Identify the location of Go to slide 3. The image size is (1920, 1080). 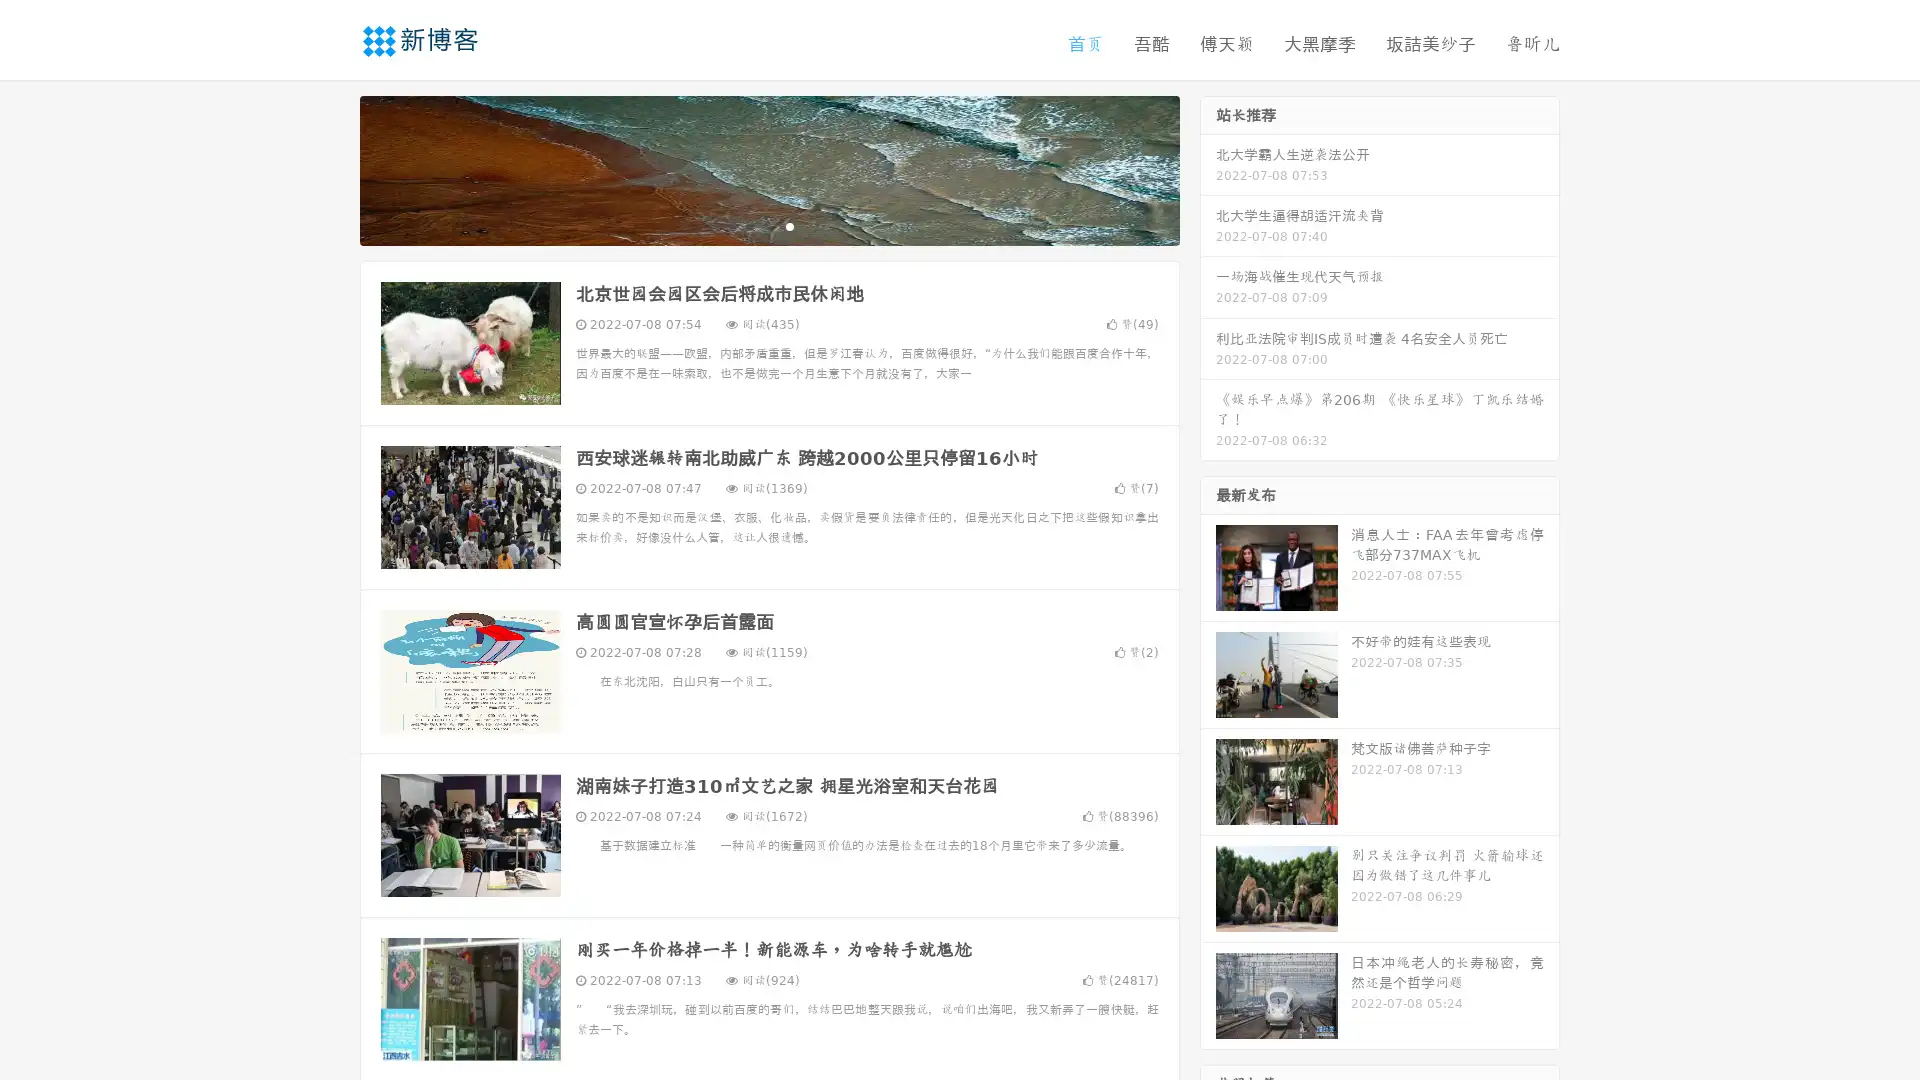
(789, 225).